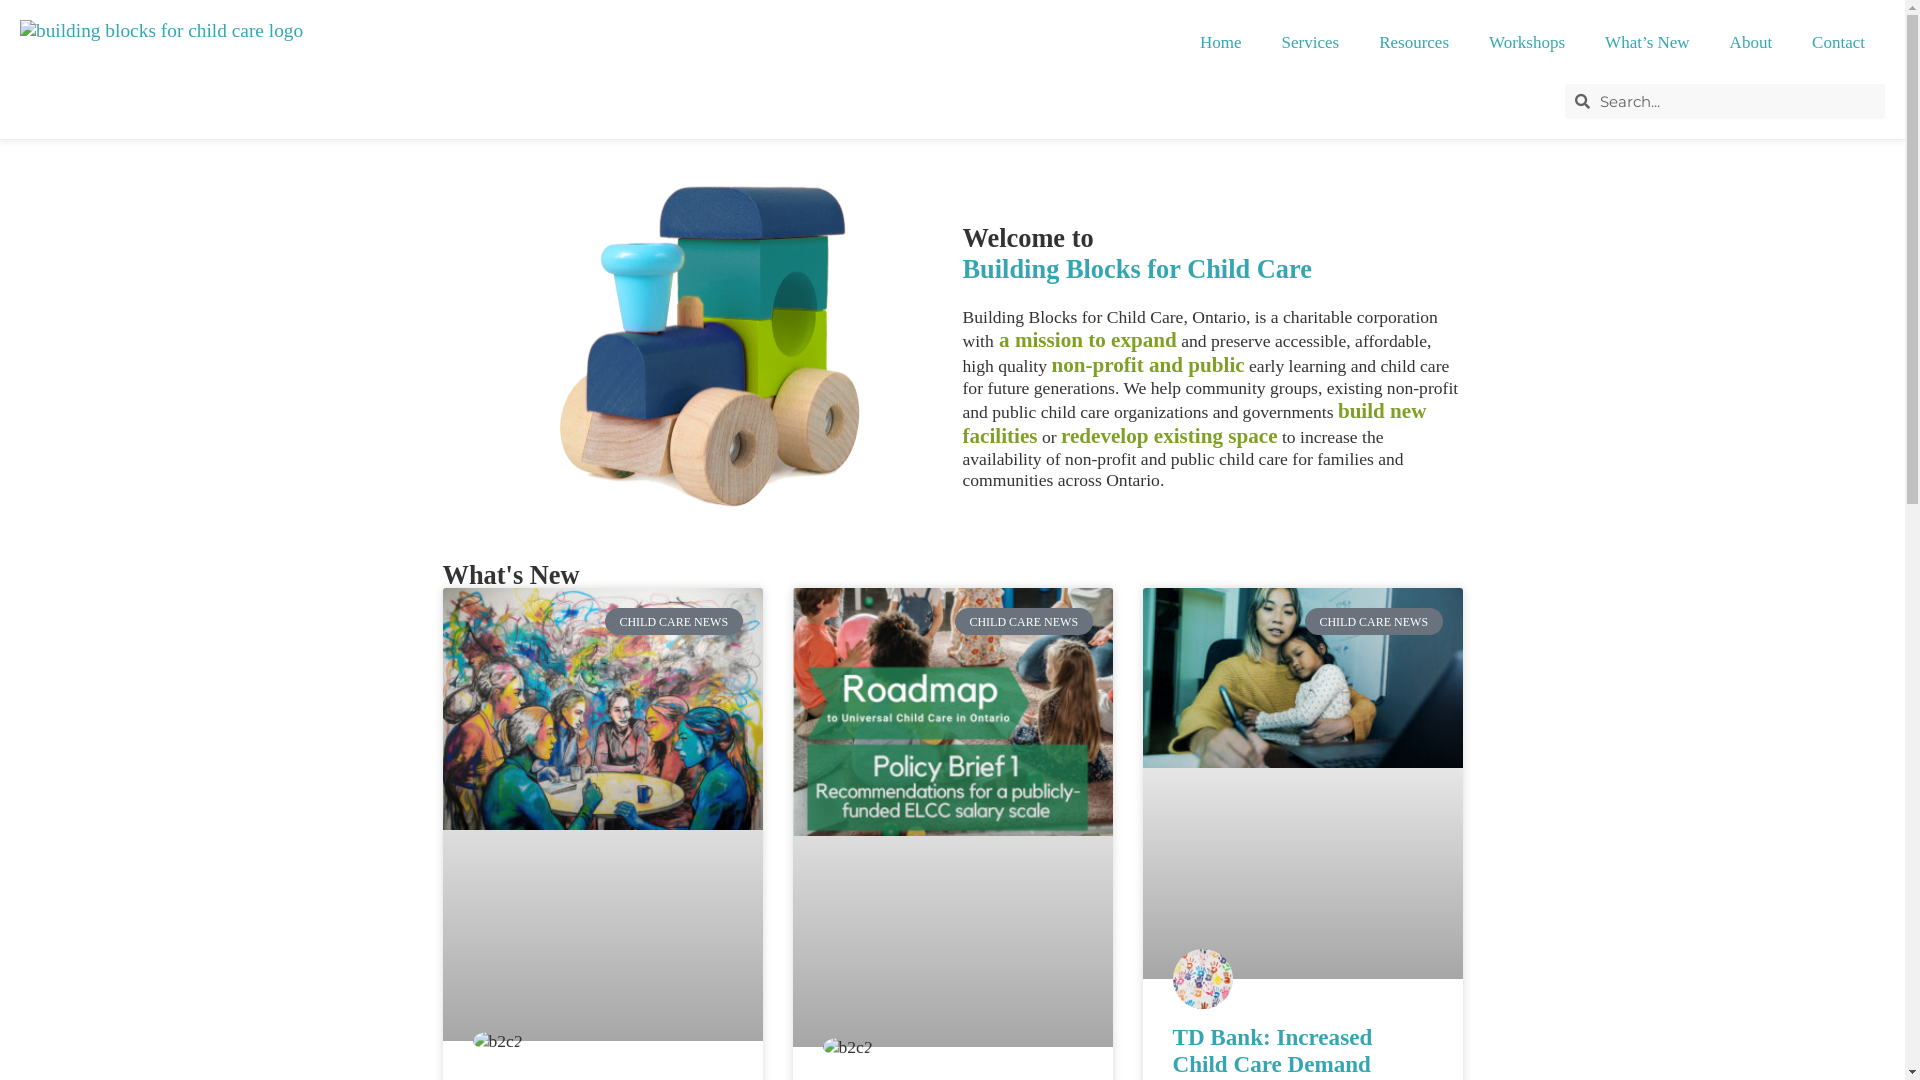 The width and height of the screenshot is (1920, 1080). What do you see at coordinates (1750, 42) in the screenshot?
I see `'About'` at bounding box center [1750, 42].